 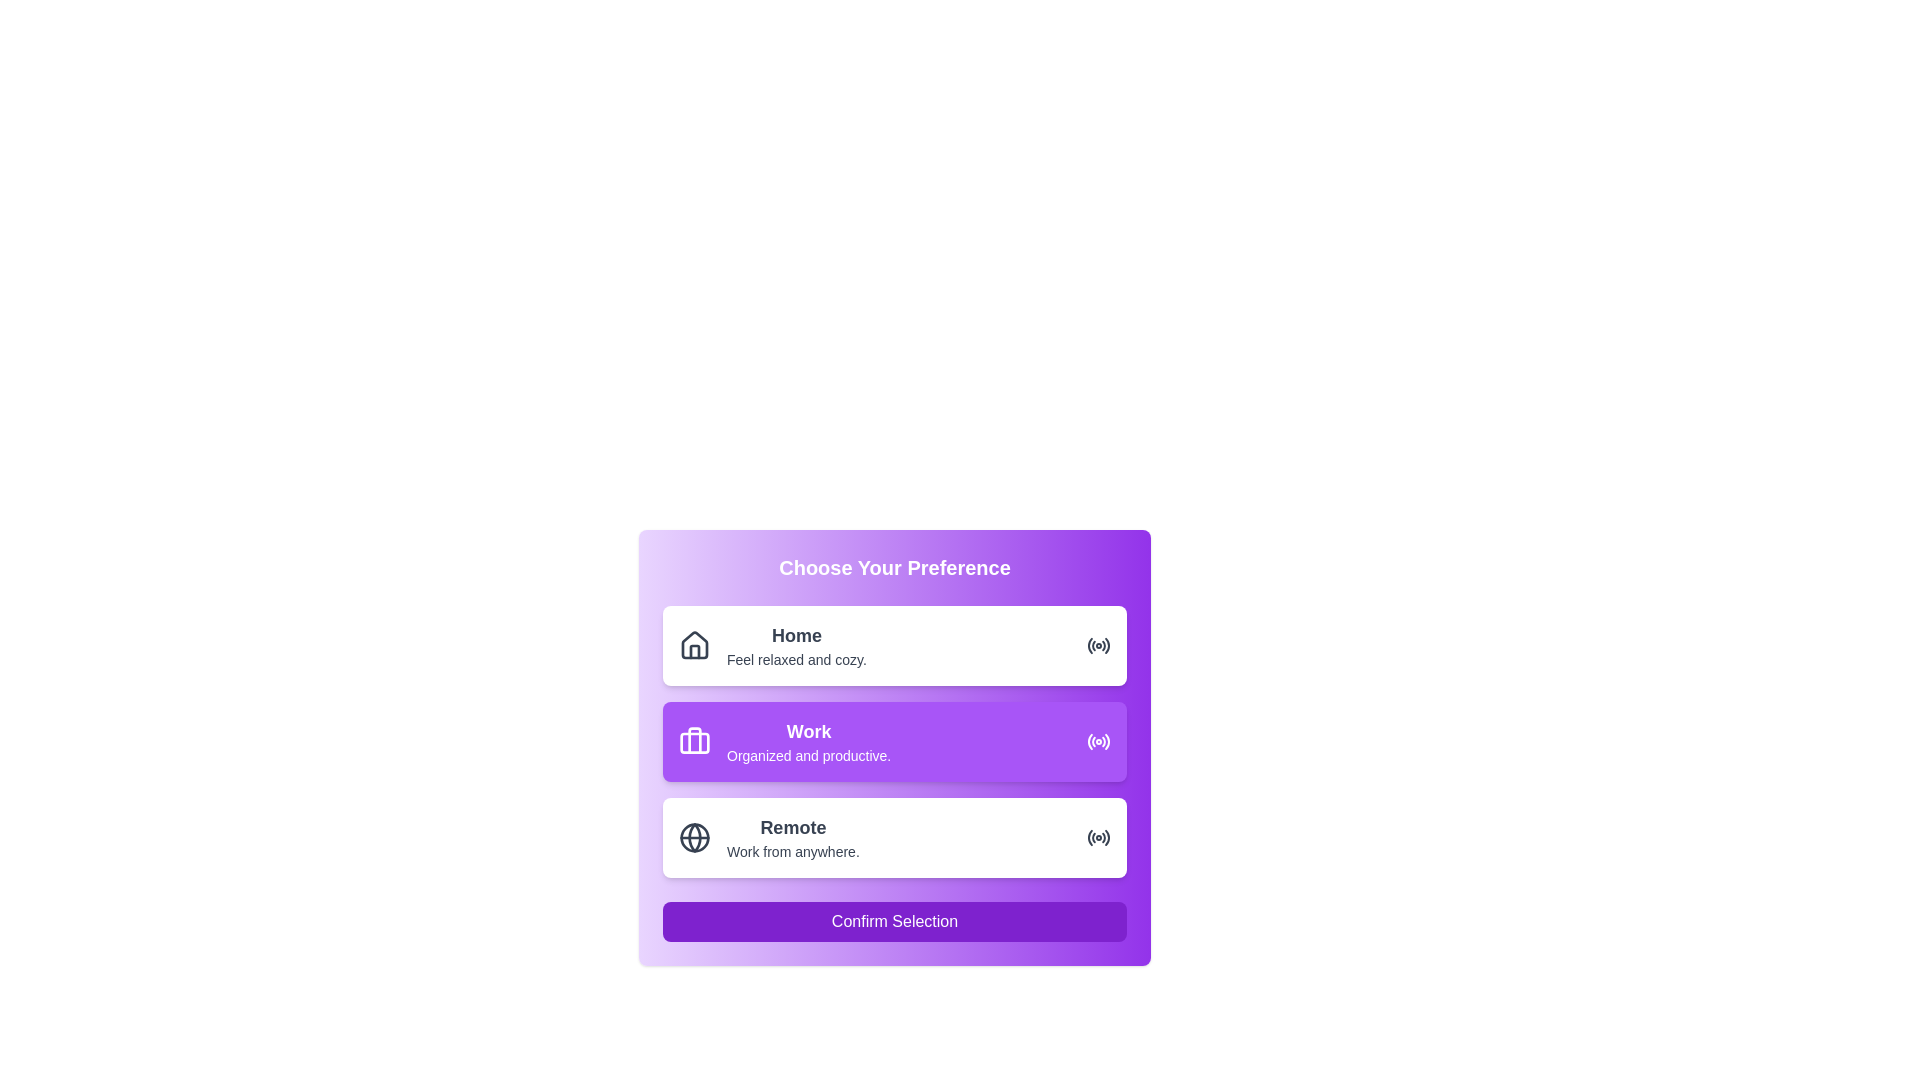 I want to click on the 'Work' icon located in the second row of options, positioned to the left of the text 'Work Organized and productive.', so click(x=695, y=741).